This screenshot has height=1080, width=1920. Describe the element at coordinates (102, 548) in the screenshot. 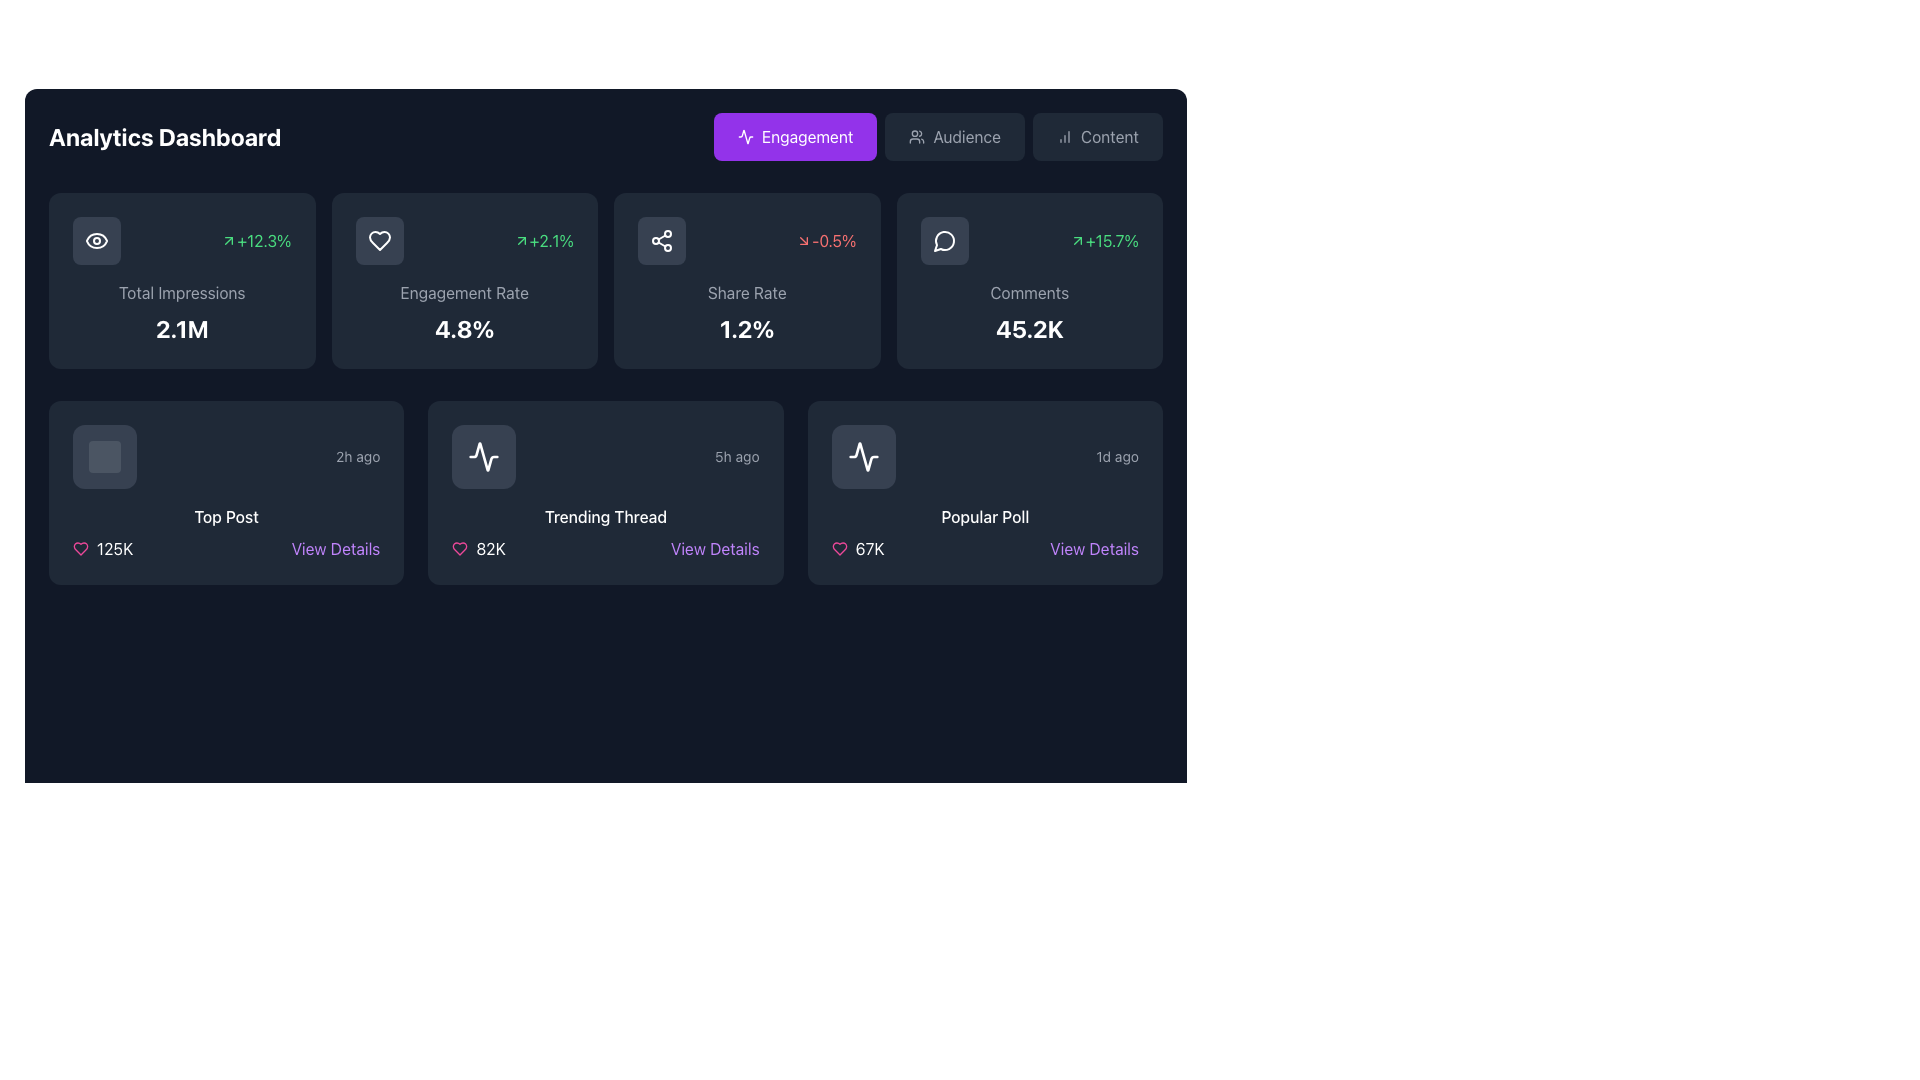

I see `the text label displaying '125K' next to the pink outlined heart icon, which indicates likes or favorites, located in the lower-left quadrant of the interface within the 'Top Post' card component` at that location.